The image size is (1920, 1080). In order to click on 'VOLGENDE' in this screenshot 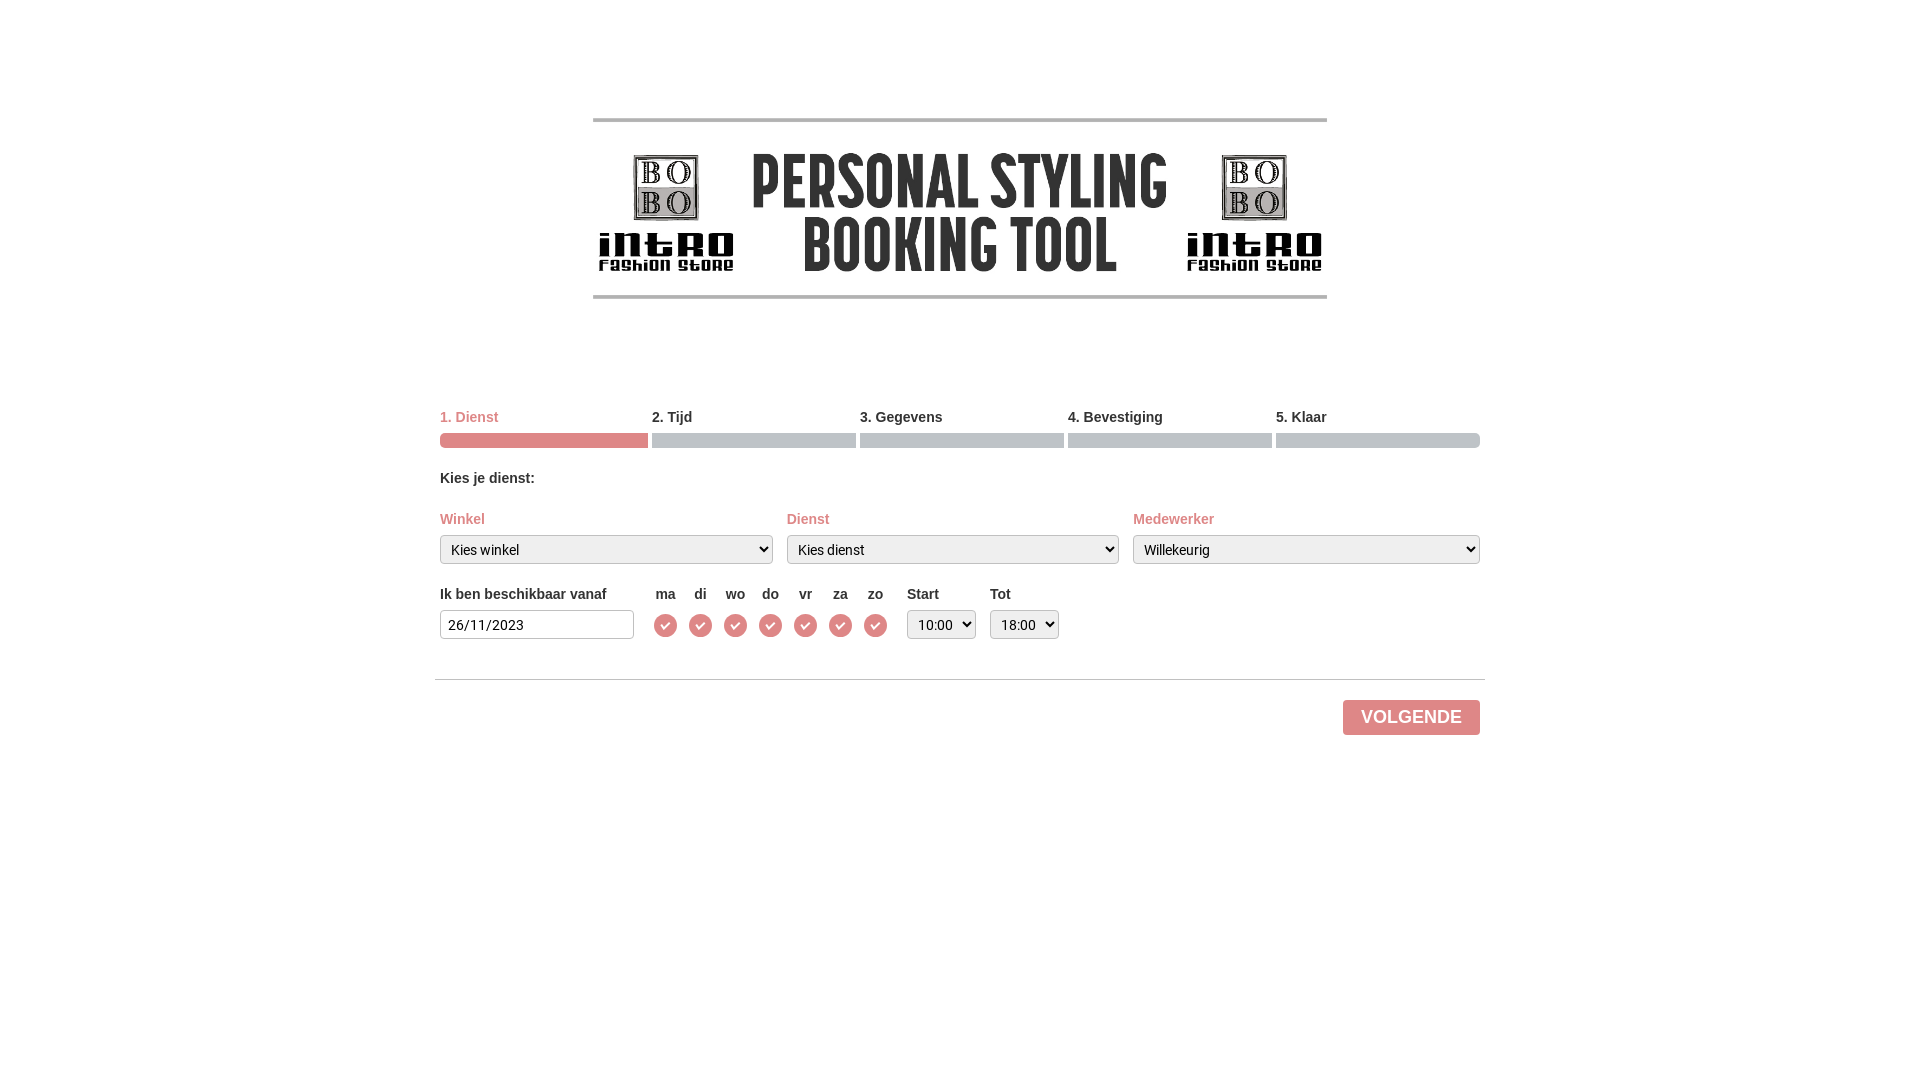, I will do `click(1410, 716)`.